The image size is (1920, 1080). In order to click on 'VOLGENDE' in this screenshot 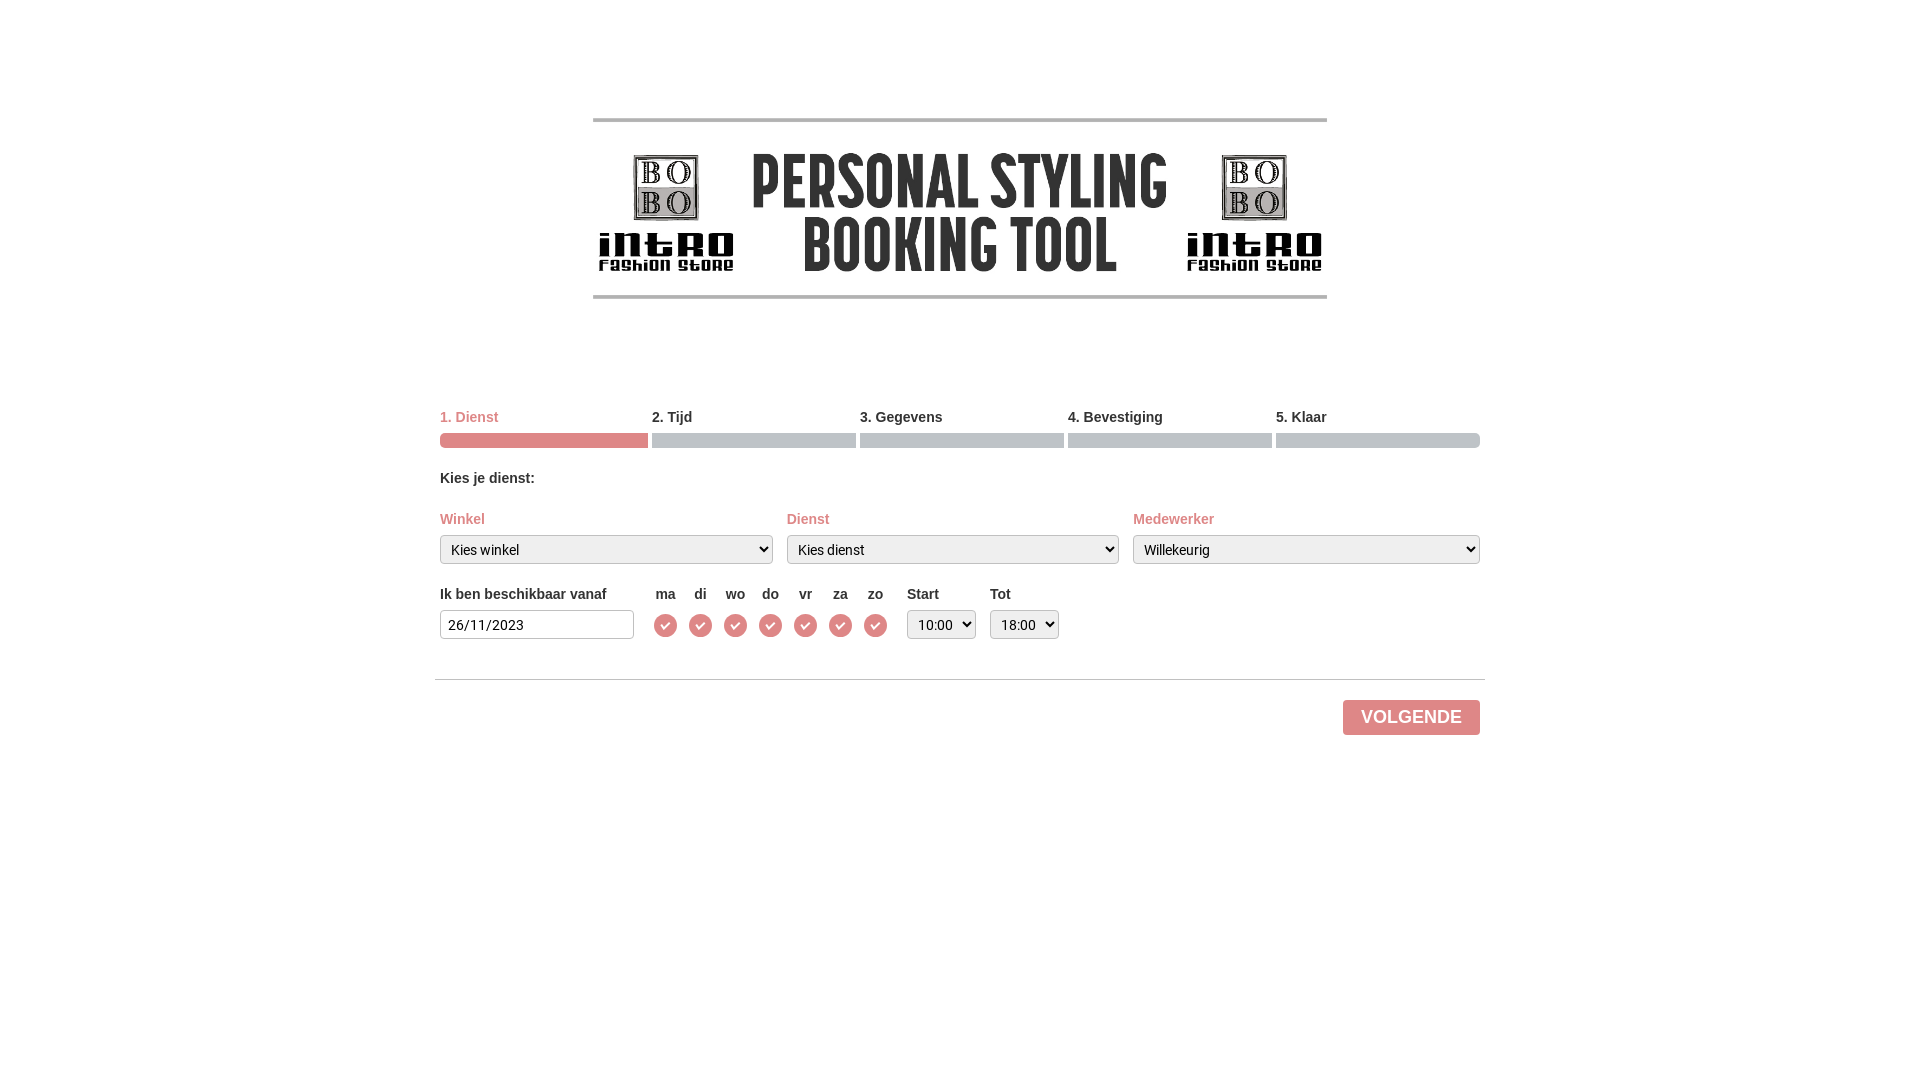, I will do `click(1410, 716)`.